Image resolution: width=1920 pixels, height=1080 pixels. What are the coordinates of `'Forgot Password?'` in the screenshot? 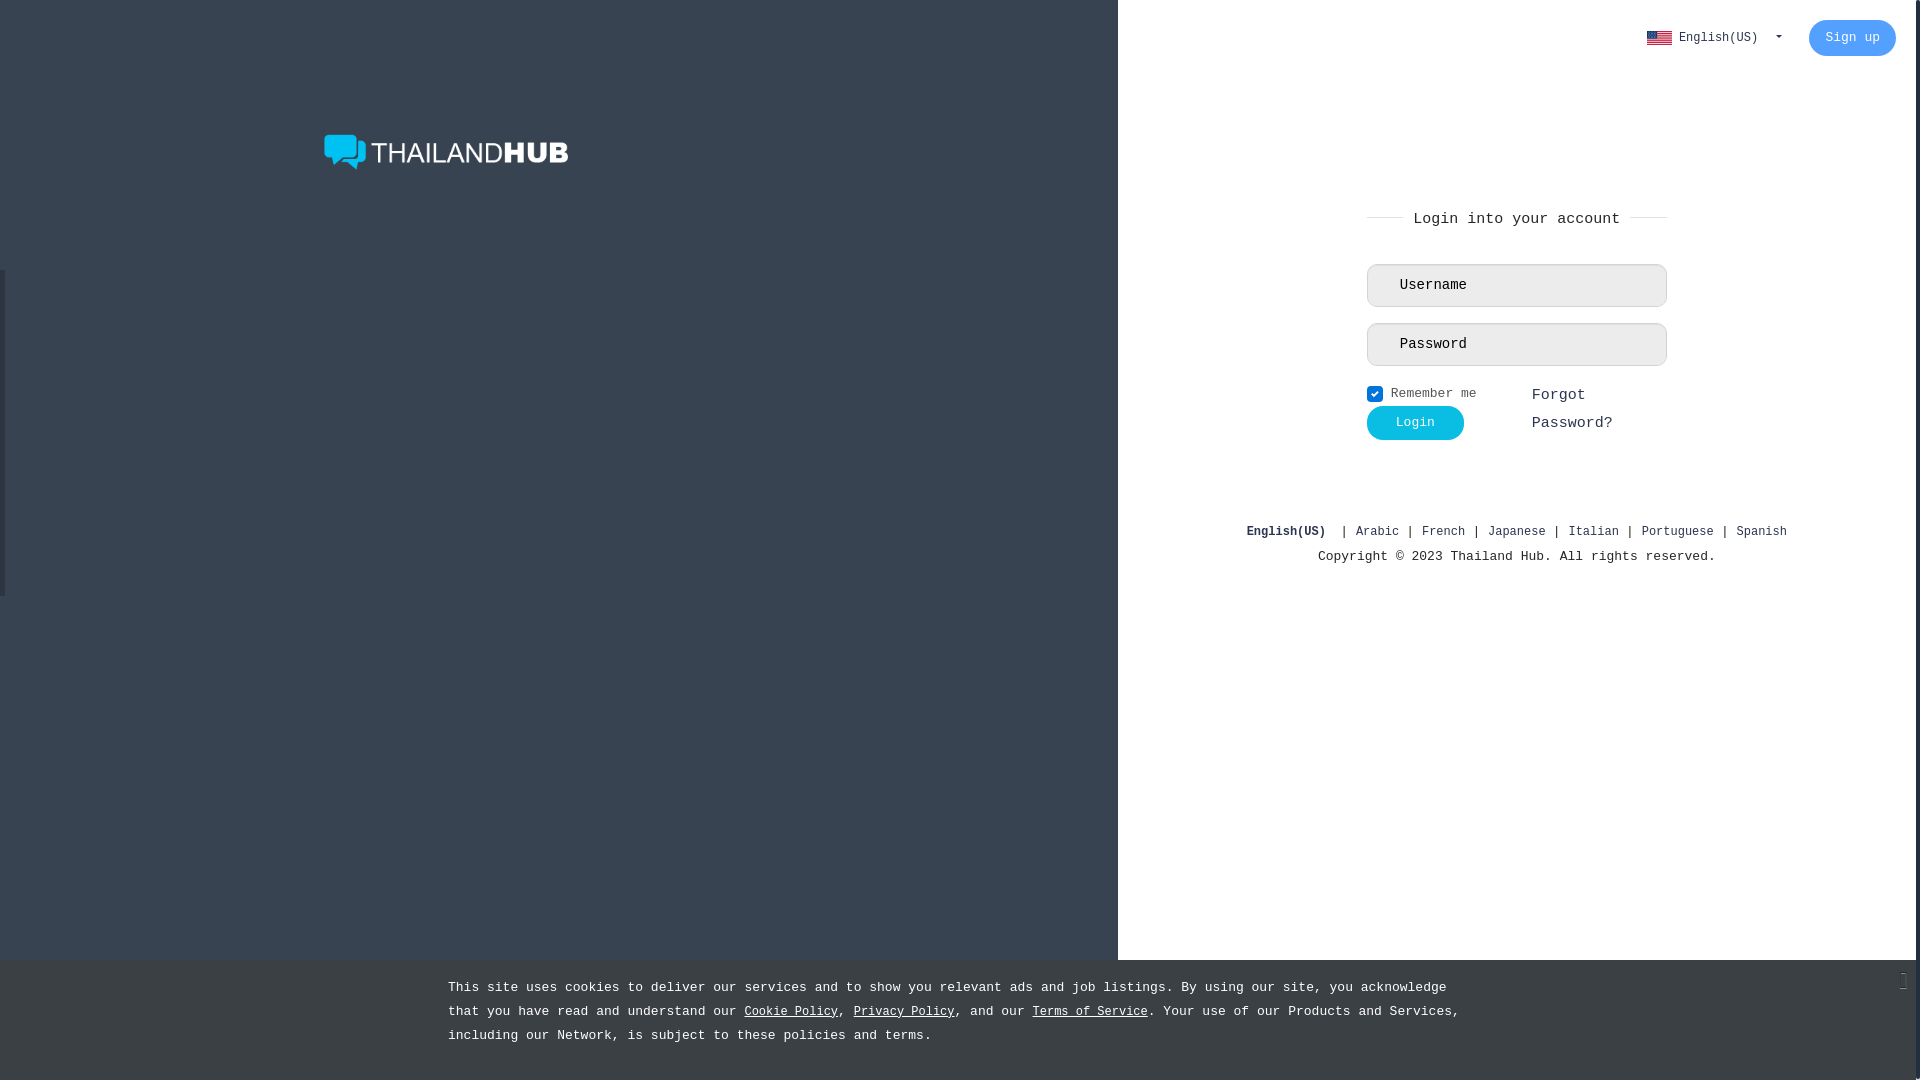 It's located at (1598, 408).